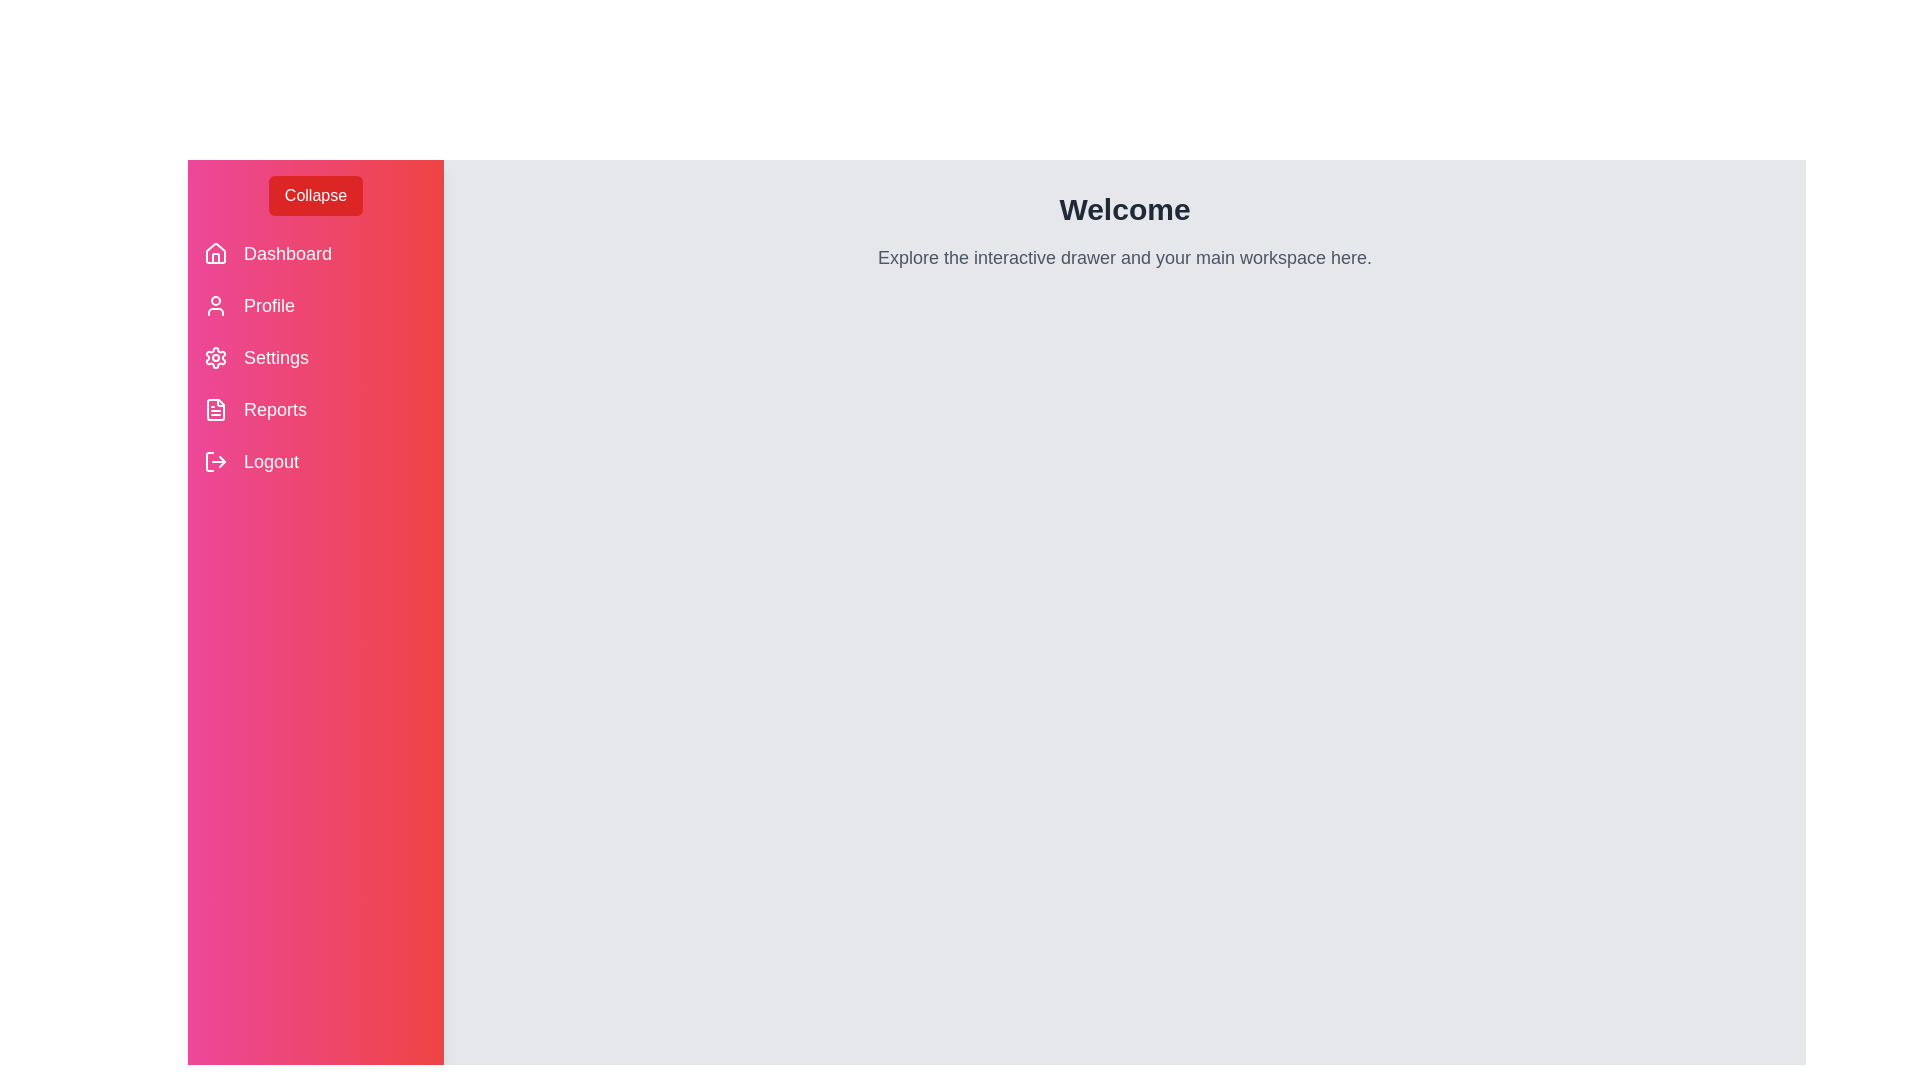  Describe the element at coordinates (315, 253) in the screenshot. I see `the 'Dashboard' menu item to navigate to the dashboard` at that location.